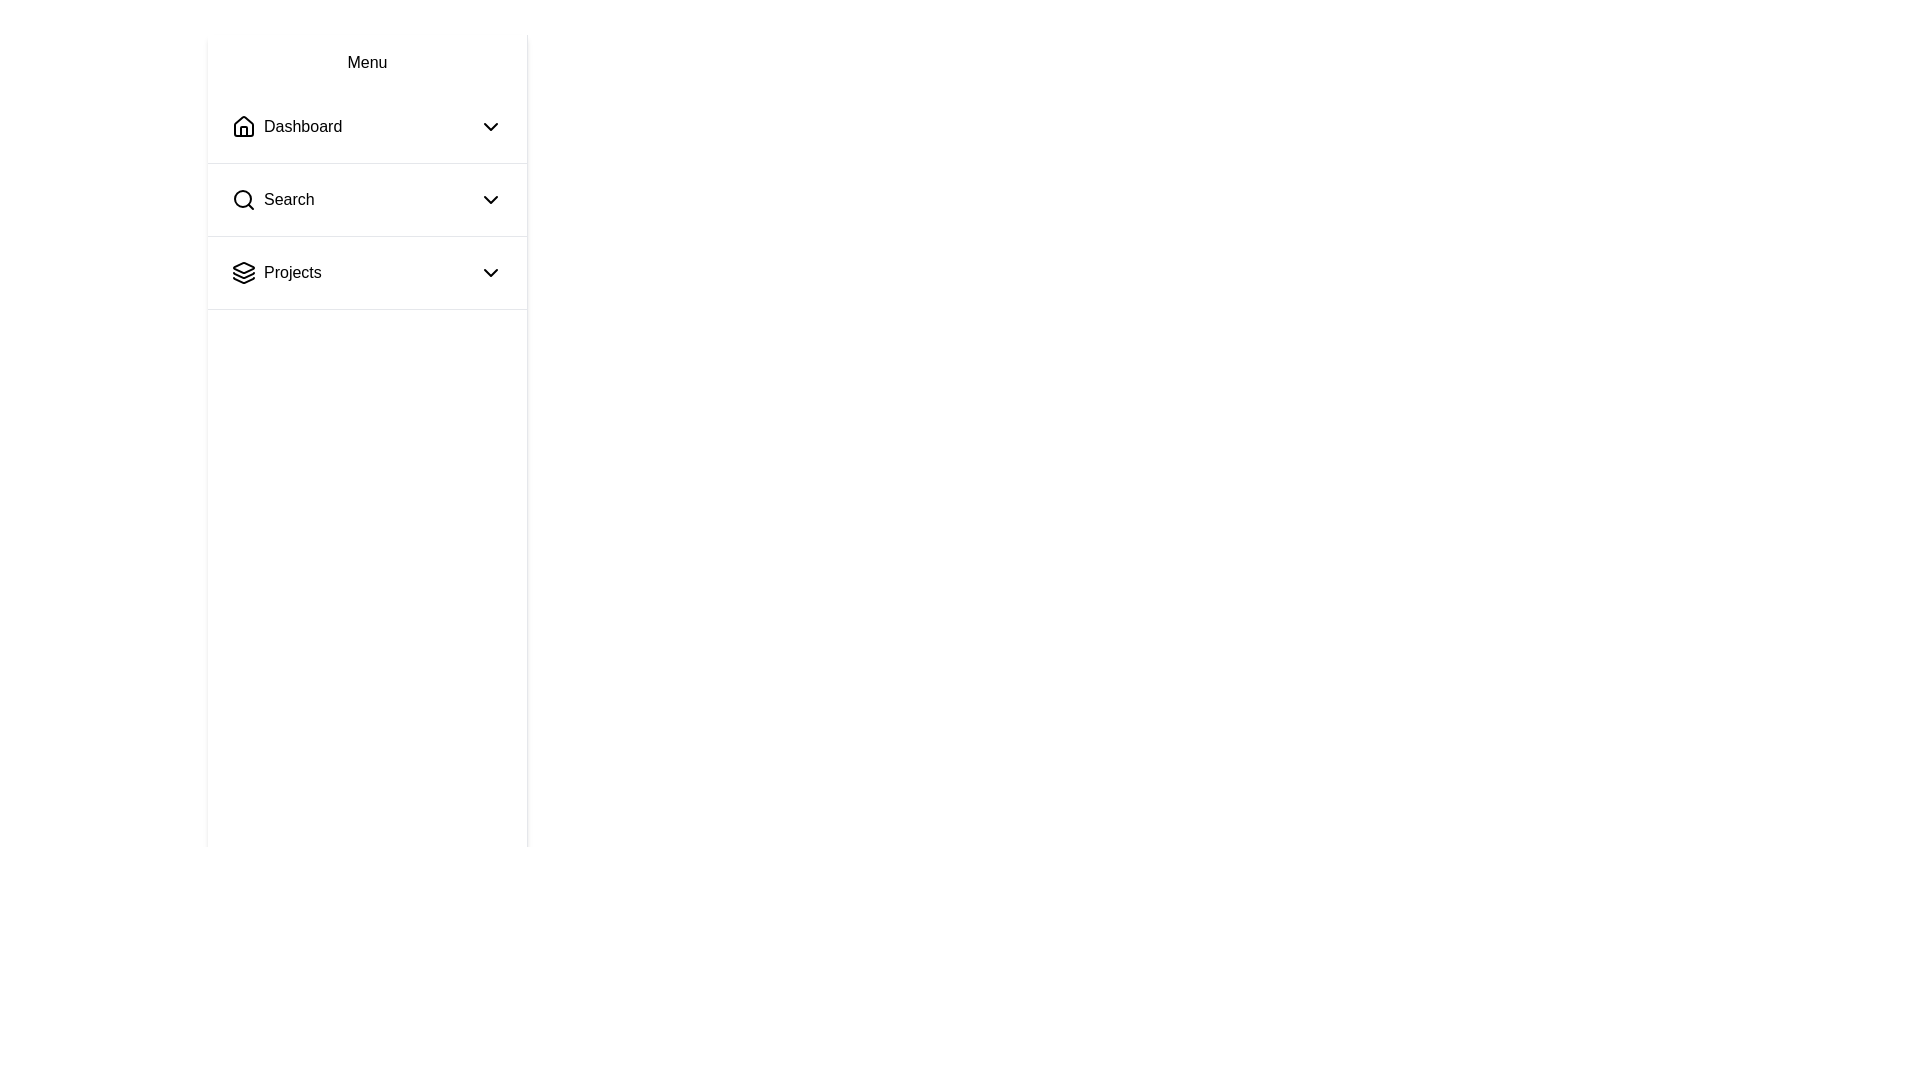 The height and width of the screenshot is (1080, 1920). I want to click on the 'Search' menu item, which is positioned below the 'Dashboard' item and above the 'Projects' item in the menu, so click(272, 200).